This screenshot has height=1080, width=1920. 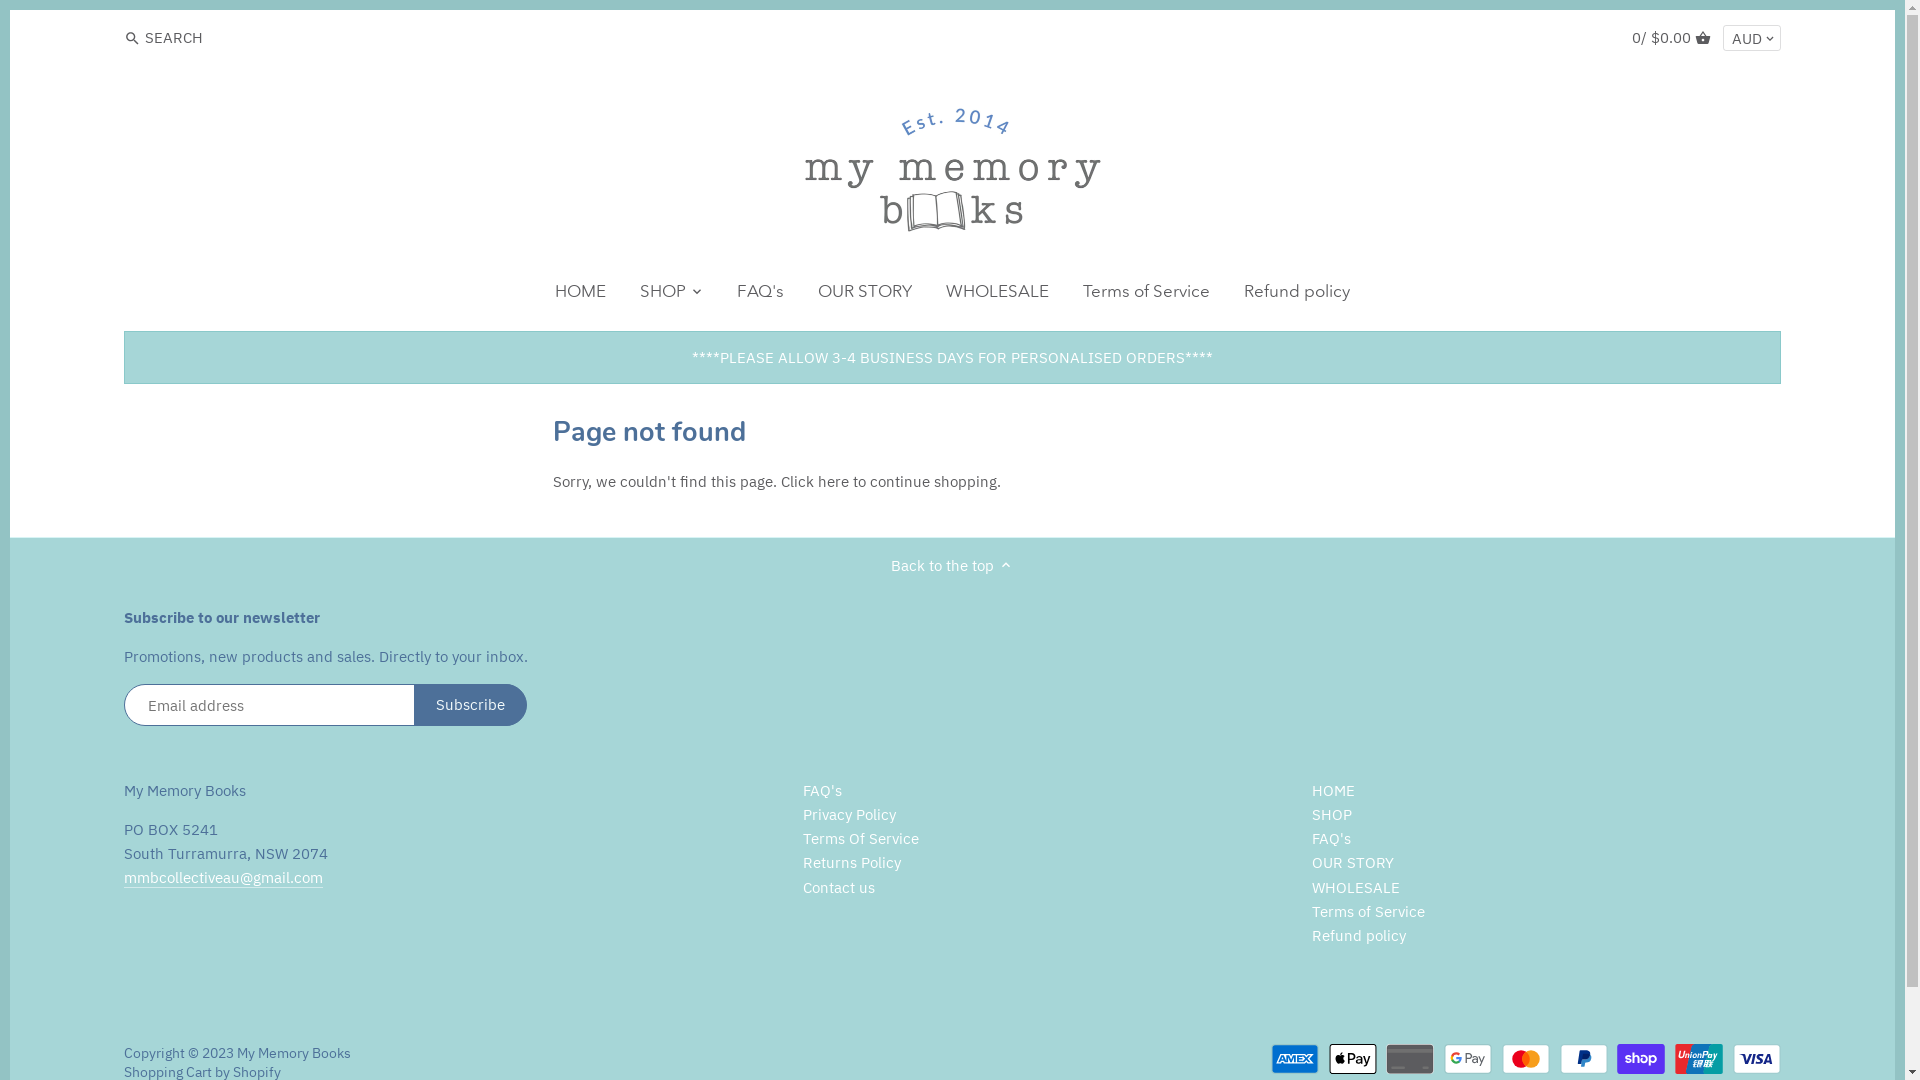 I want to click on '0/ $0.00 CART', so click(x=1671, y=37).